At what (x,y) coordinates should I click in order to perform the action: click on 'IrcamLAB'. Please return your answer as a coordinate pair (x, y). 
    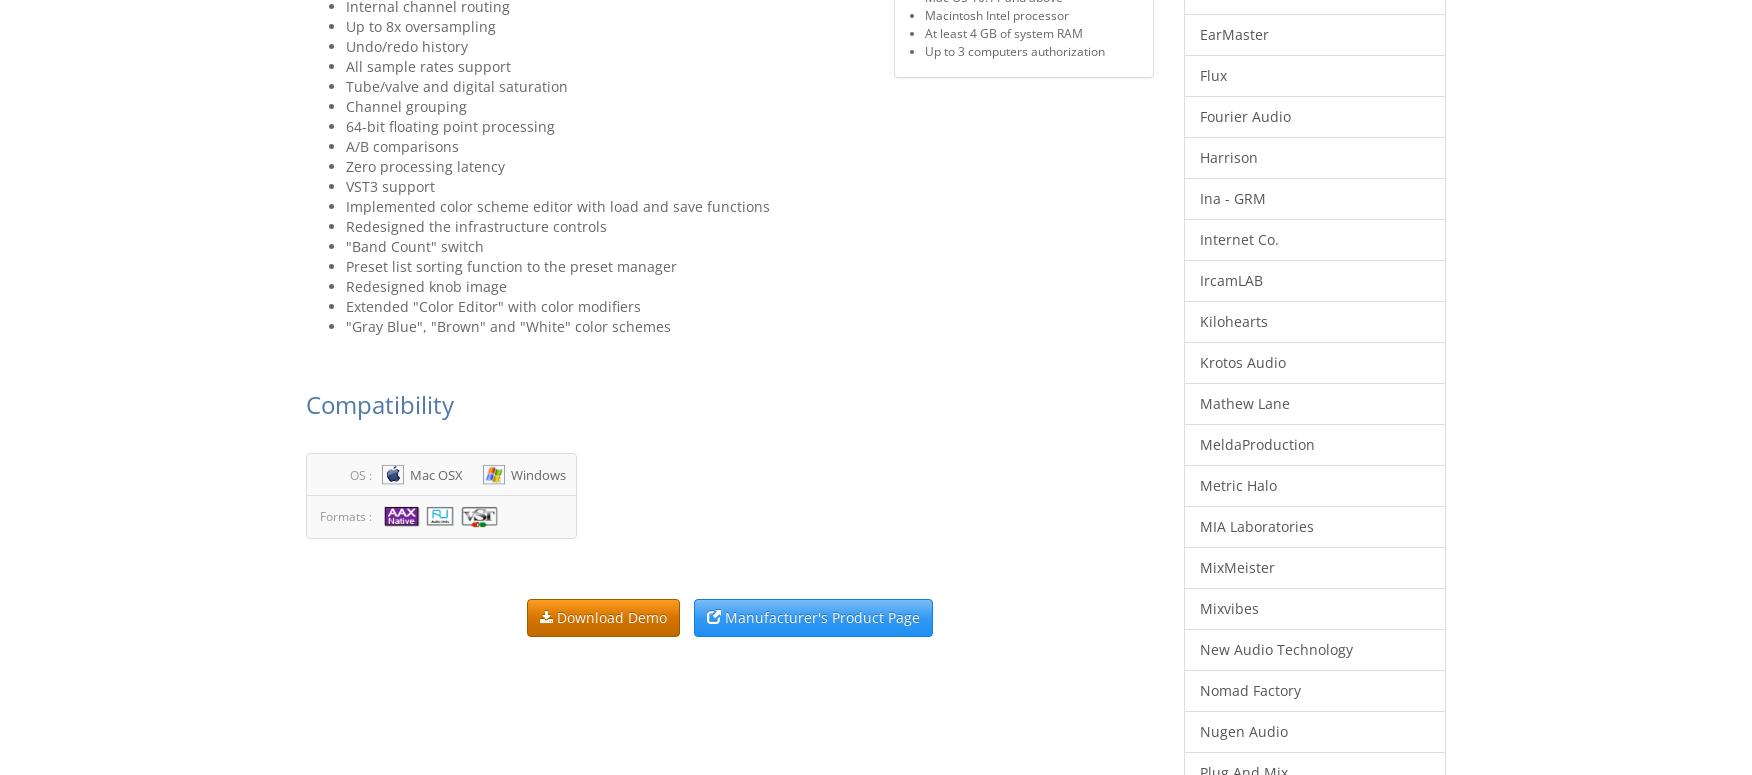
    Looking at the image, I should click on (1230, 280).